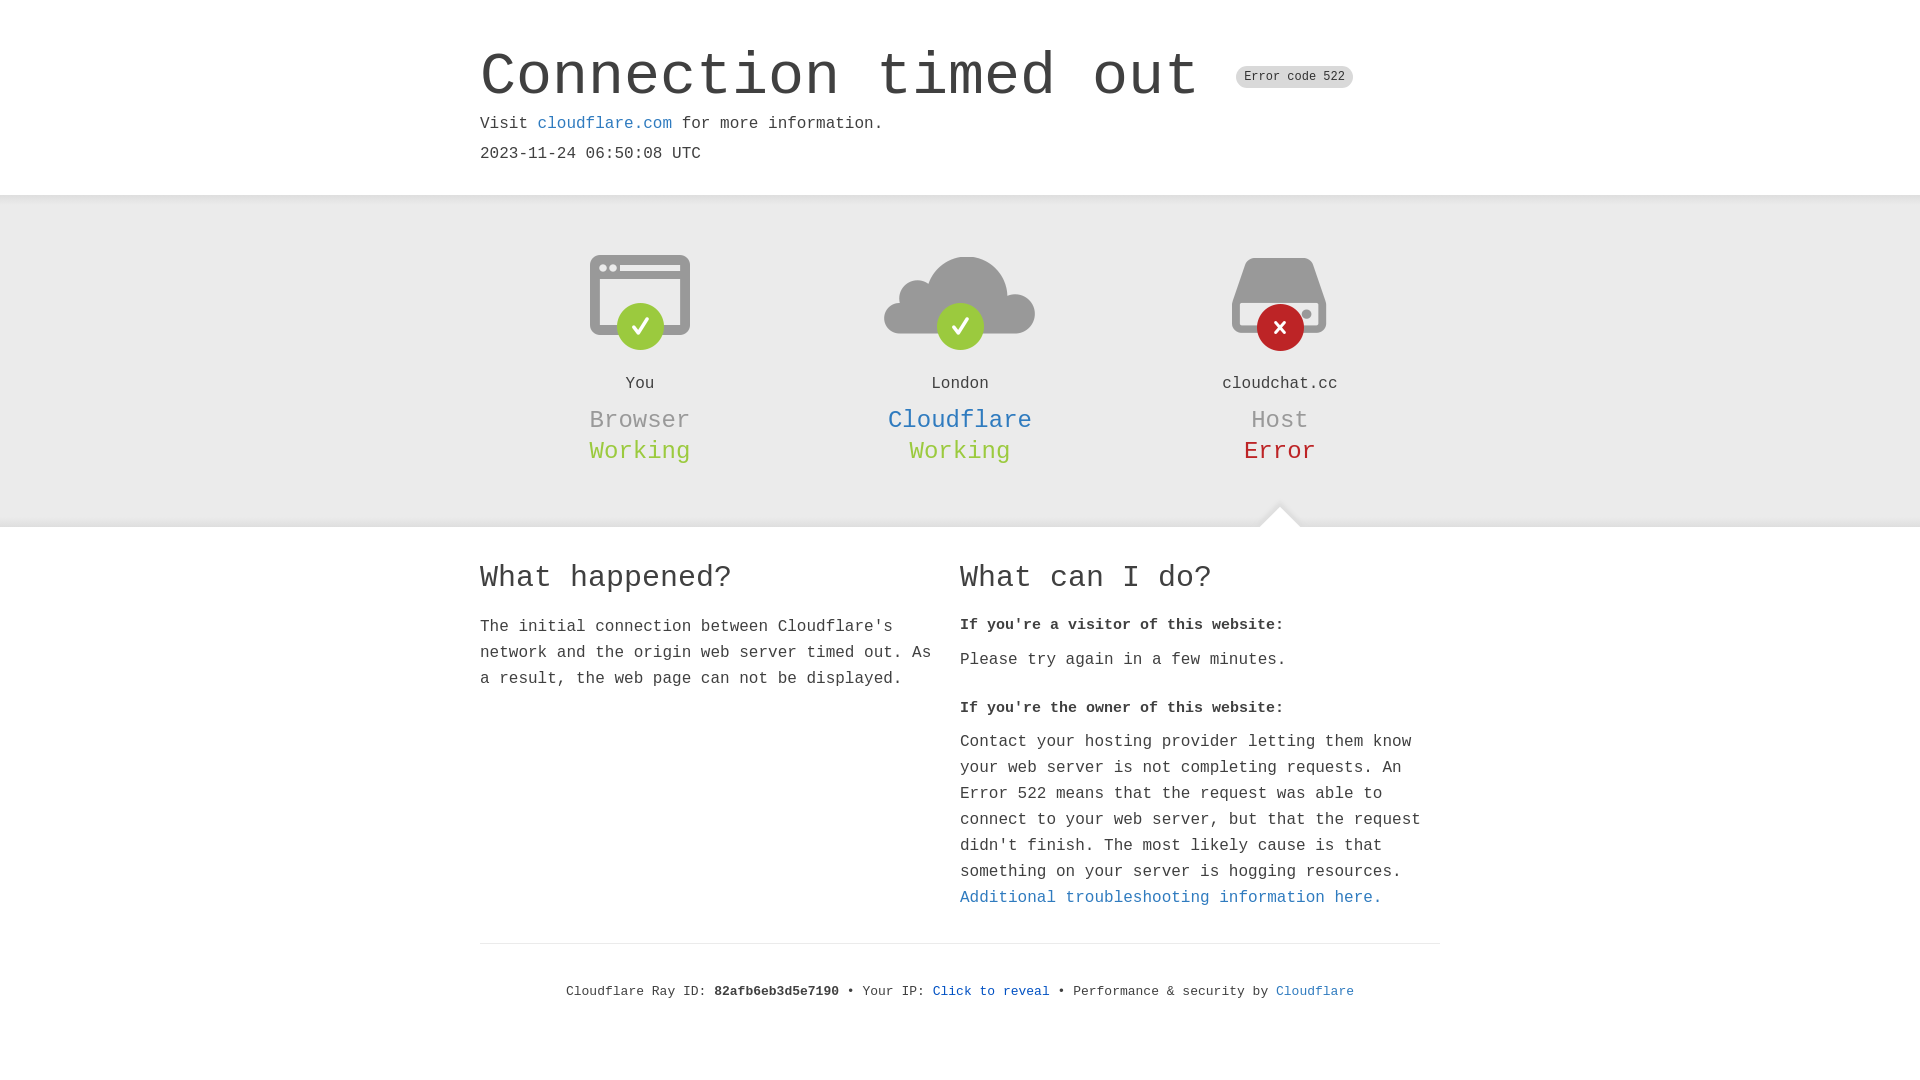 The width and height of the screenshot is (1920, 1080). I want to click on 'Cloudflare', so click(960, 419).